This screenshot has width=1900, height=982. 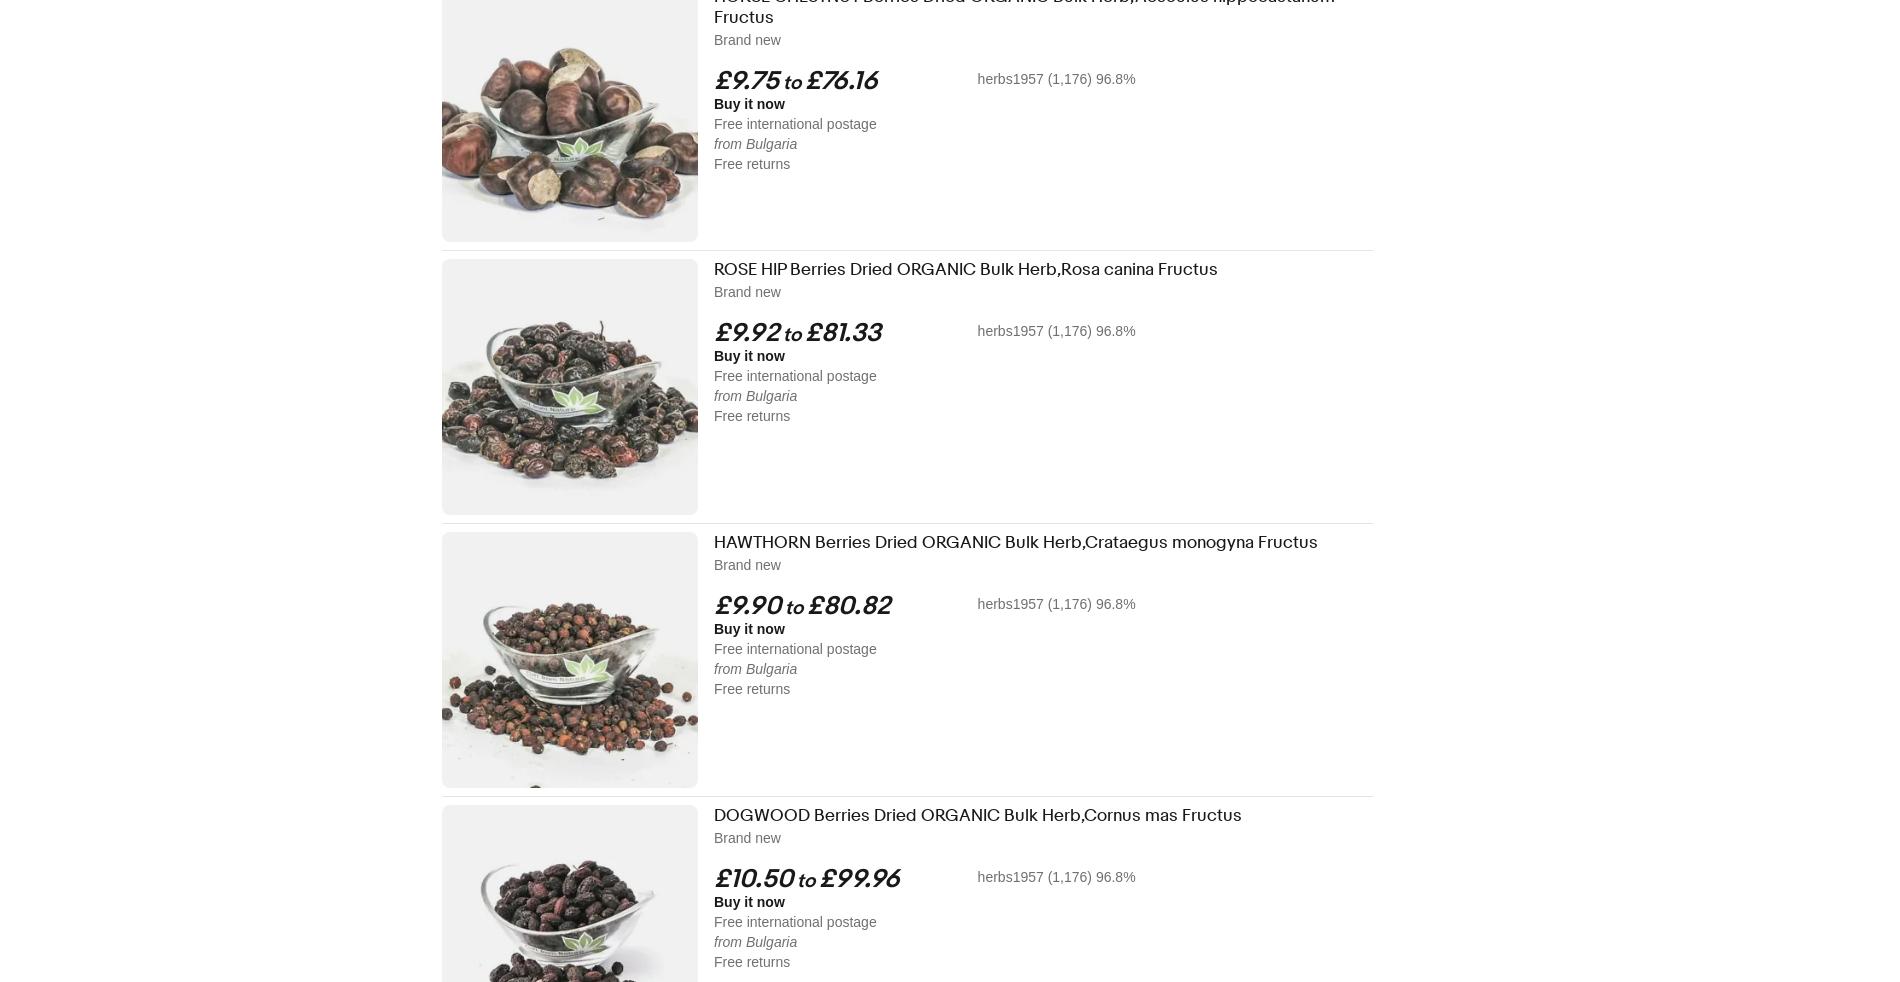 What do you see at coordinates (1015, 541) in the screenshot?
I see `'HAWTHORN Berries Dried ORGANIC Bulk Herb,Crataegus monogyna Fructus'` at bounding box center [1015, 541].